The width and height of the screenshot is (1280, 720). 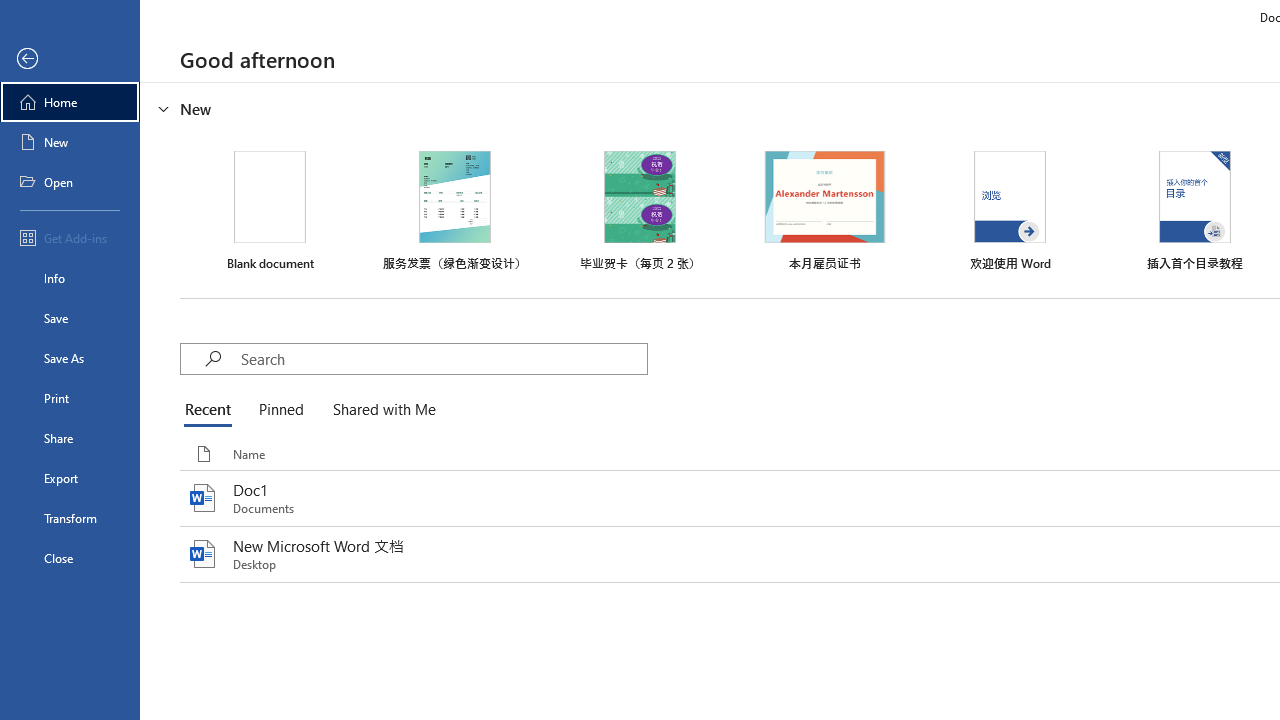 What do you see at coordinates (269, 211) in the screenshot?
I see `'Blank document'` at bounding box center [269, 211].